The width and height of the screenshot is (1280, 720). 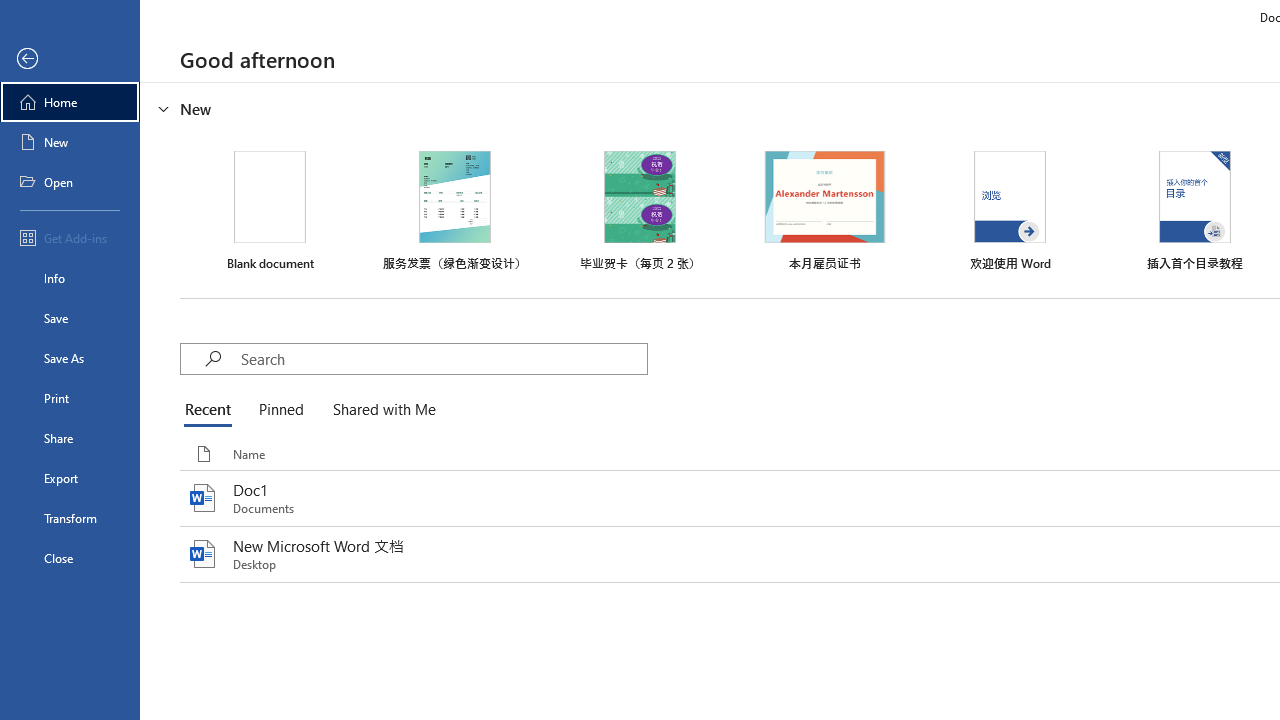 What do you see at coordinates (269, 211) in the screenshot?
I see `'Blank document'` at bounding box center [269, 211].